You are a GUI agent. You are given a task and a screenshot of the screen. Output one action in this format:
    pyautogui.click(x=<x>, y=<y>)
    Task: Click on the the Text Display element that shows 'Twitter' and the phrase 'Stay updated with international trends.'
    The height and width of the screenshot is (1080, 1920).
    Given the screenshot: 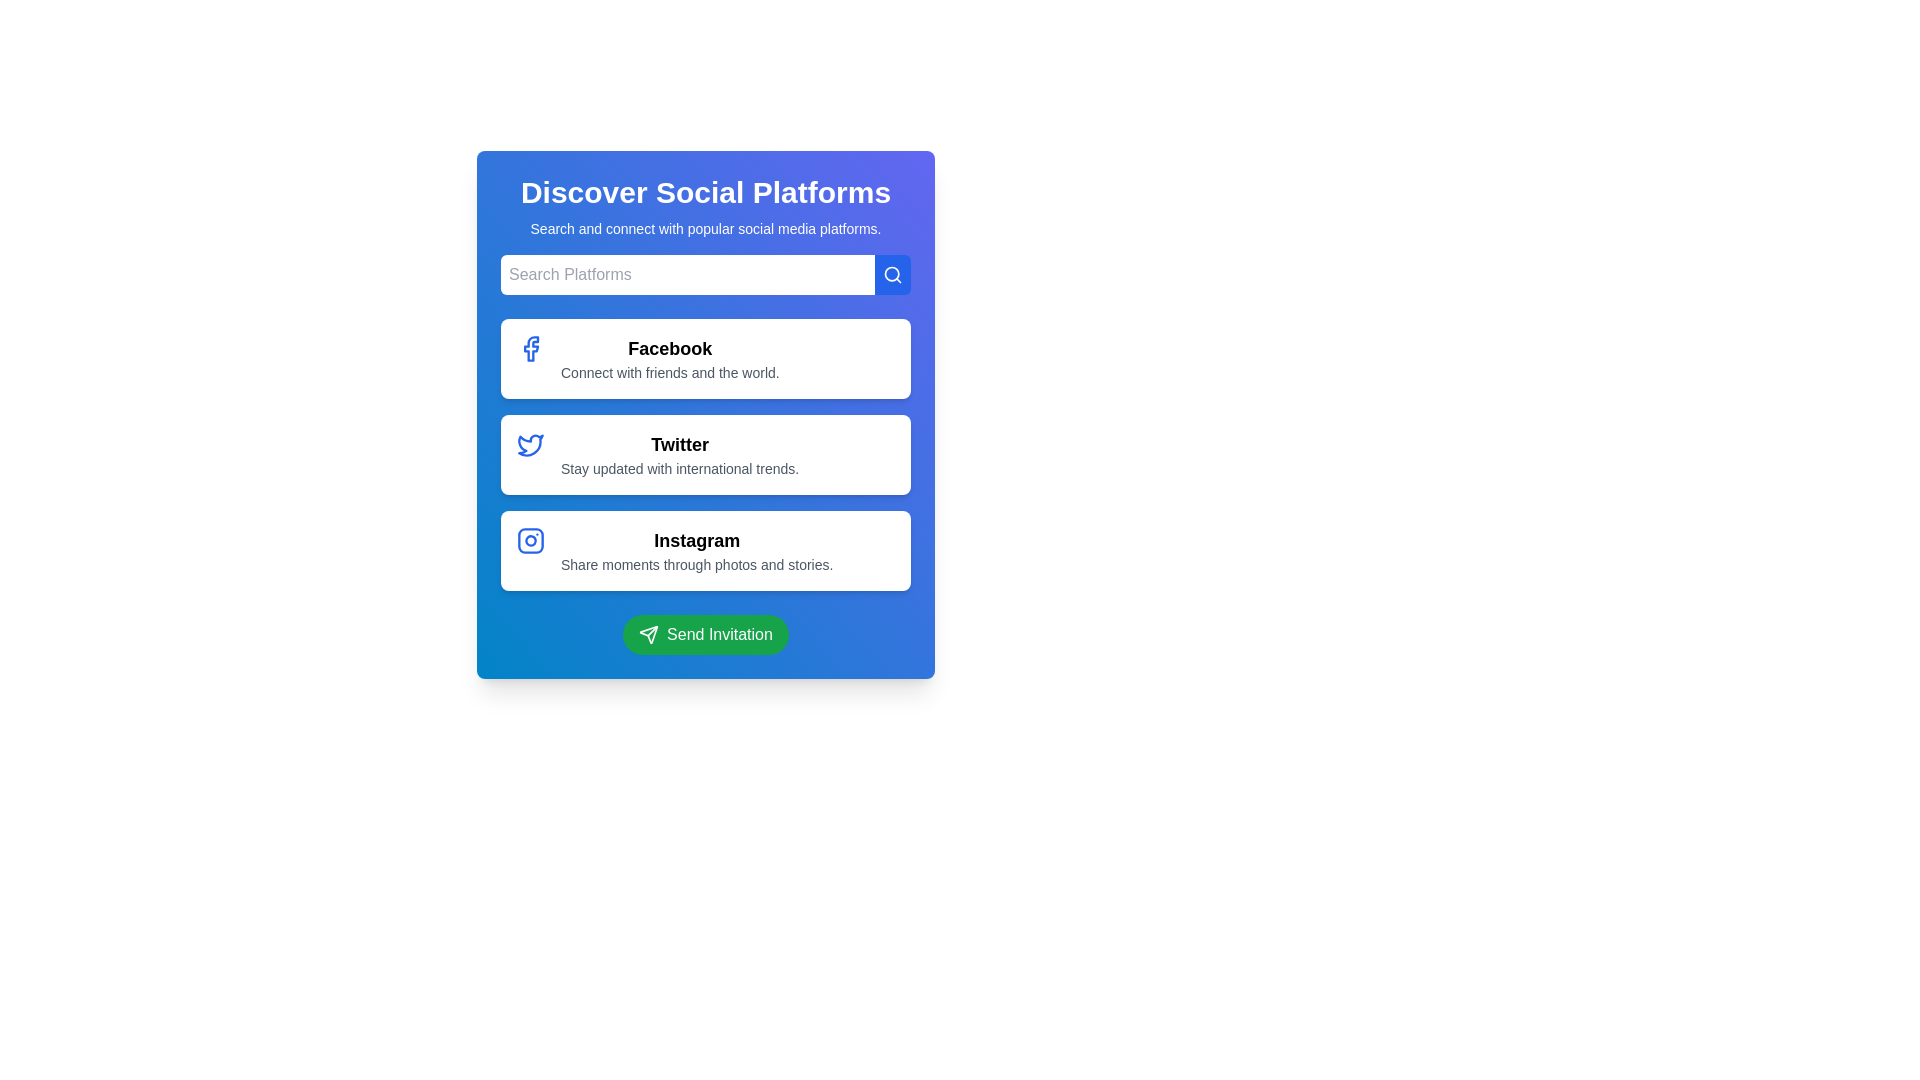 What is the action you would take?
    pyautogui.click(x=680, y=455)
    